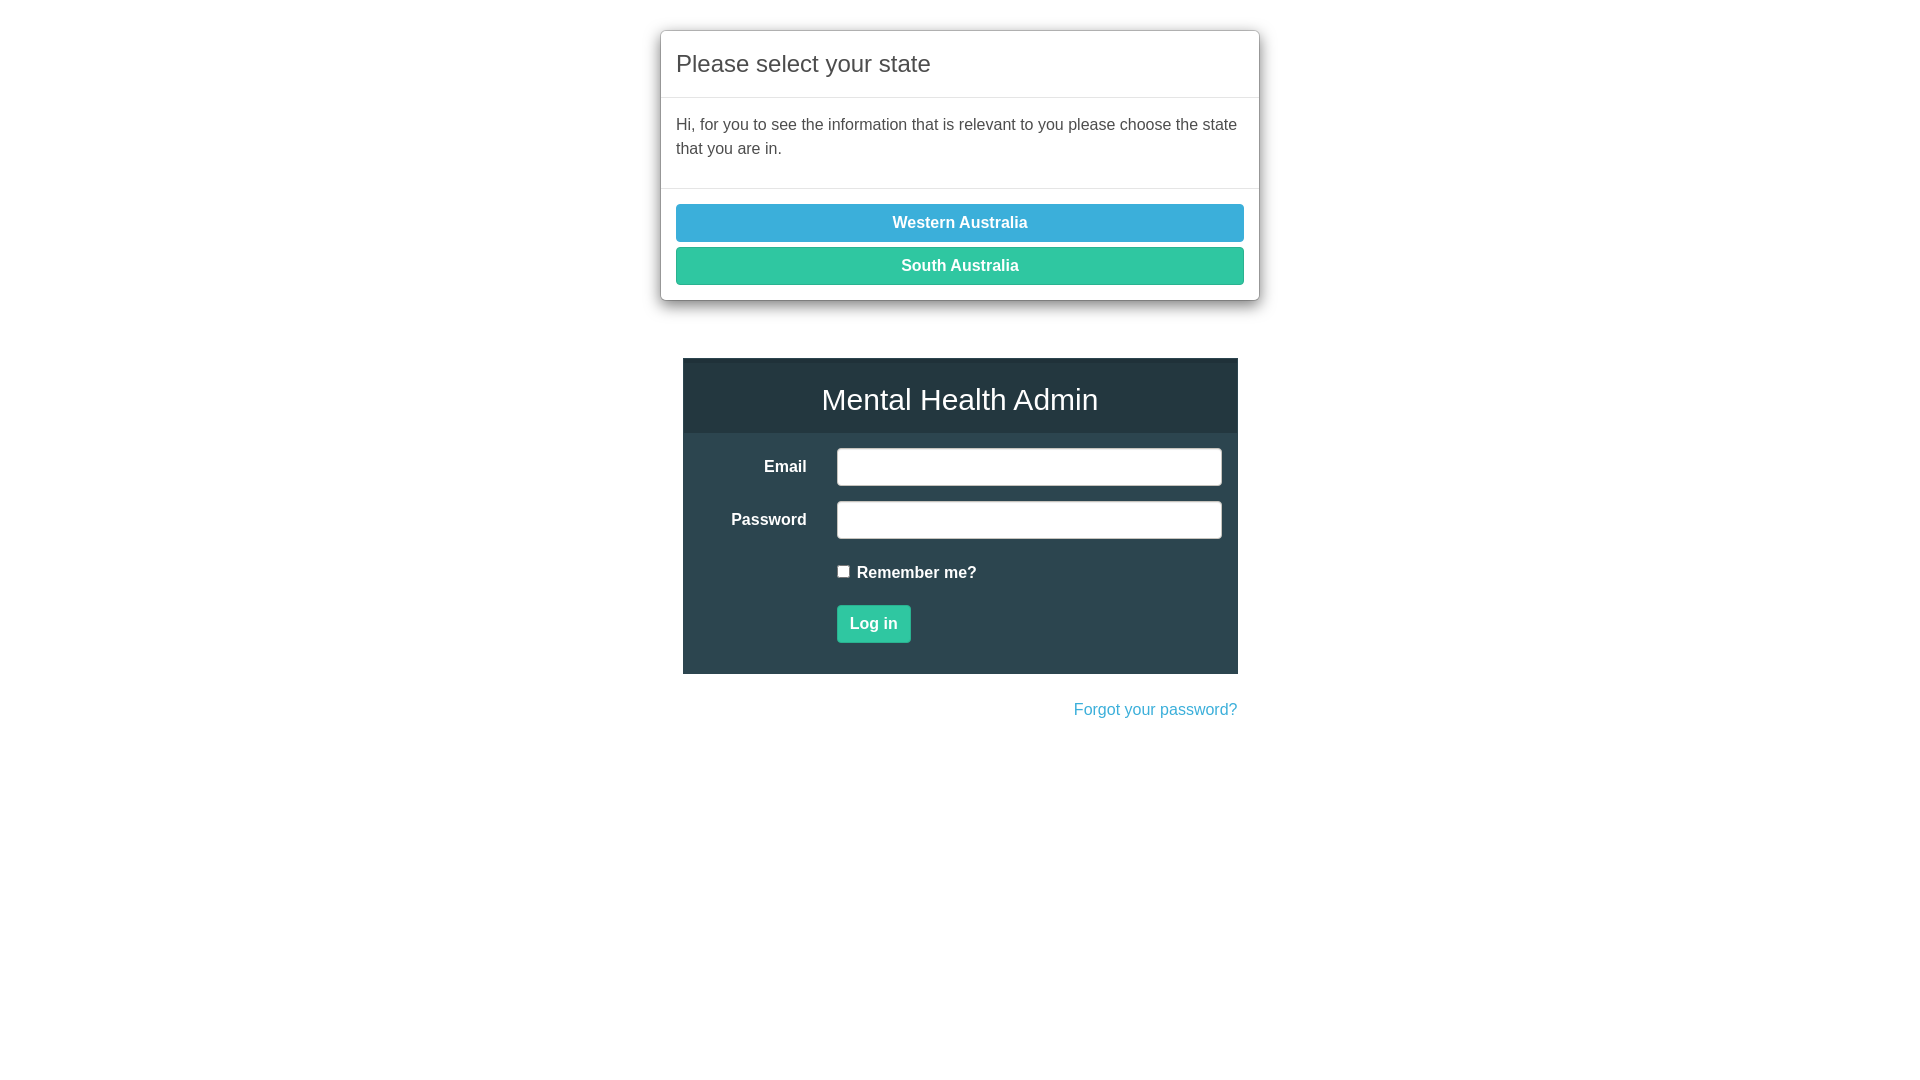 The width and height of the screenshot is (1920, 1080). What do you see at coordinates (1156, 708) in the screenshot?
I see `'Forgot your password?'` at bounding box center [1156, 708].